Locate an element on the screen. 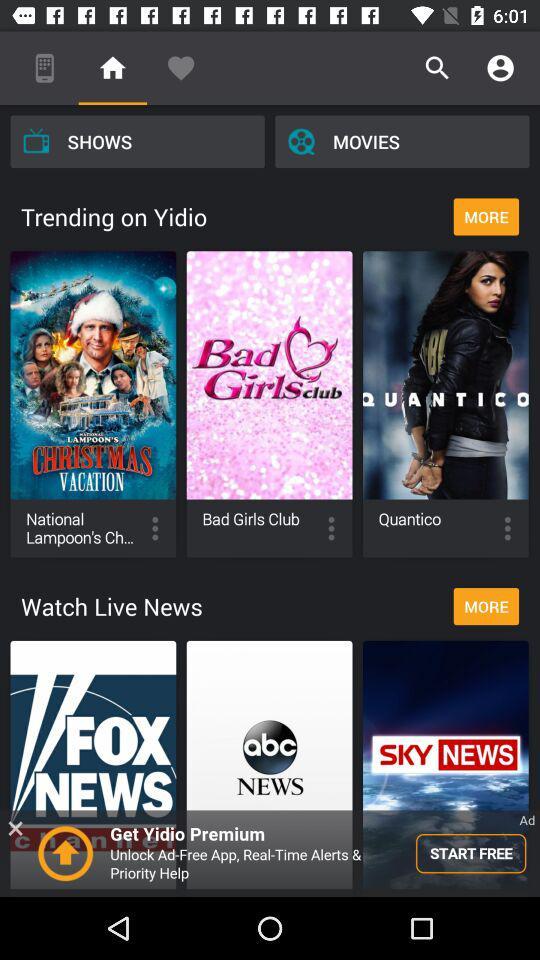 The image size is (540, 960). the icon above movies icon is located at coordinates (436, 68).